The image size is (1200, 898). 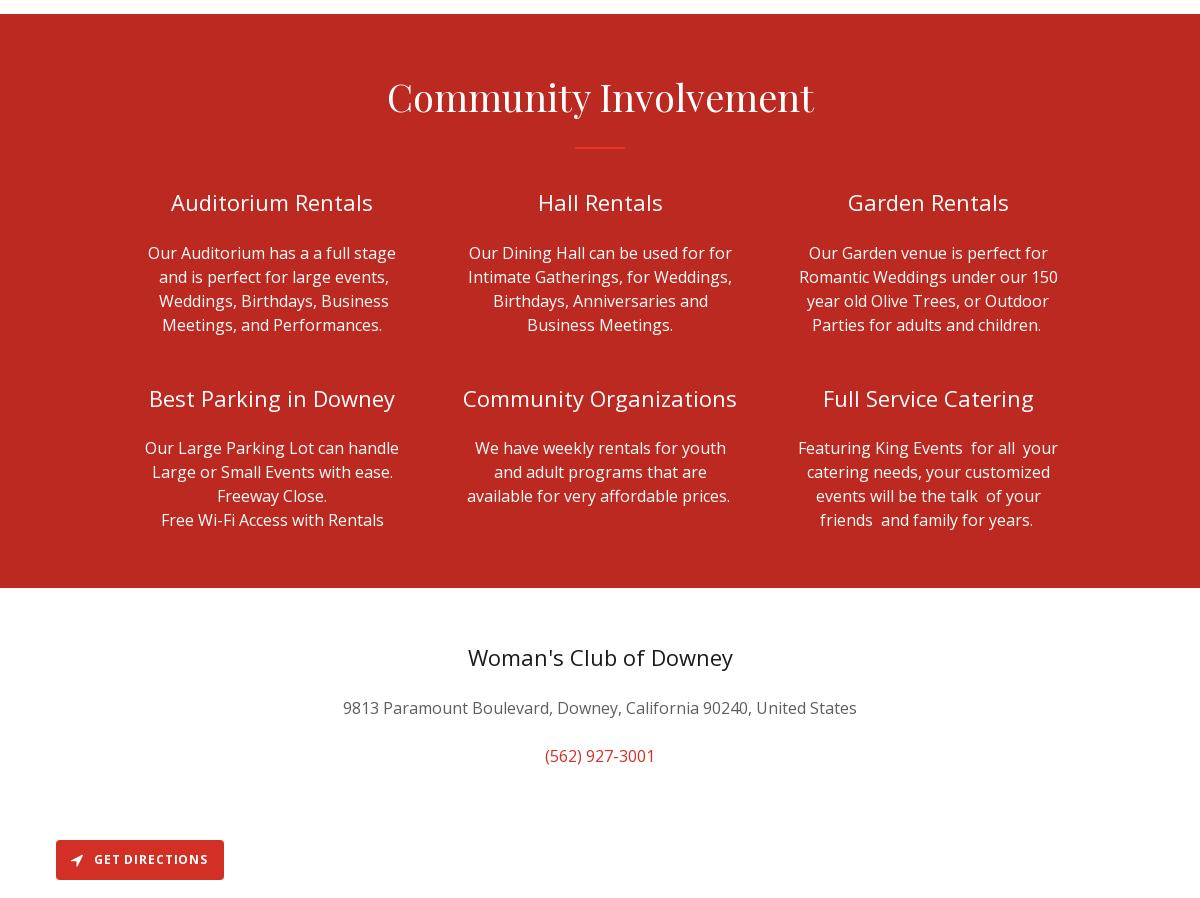 What do you see at coordinates (271, 287) in the screenshot?
I see `'Our Auditorium has a a full stage  and is perfect for large events,  Weddings, Birthdays, Business Meetings, and Performances.'` at bounding box center [271, 287].